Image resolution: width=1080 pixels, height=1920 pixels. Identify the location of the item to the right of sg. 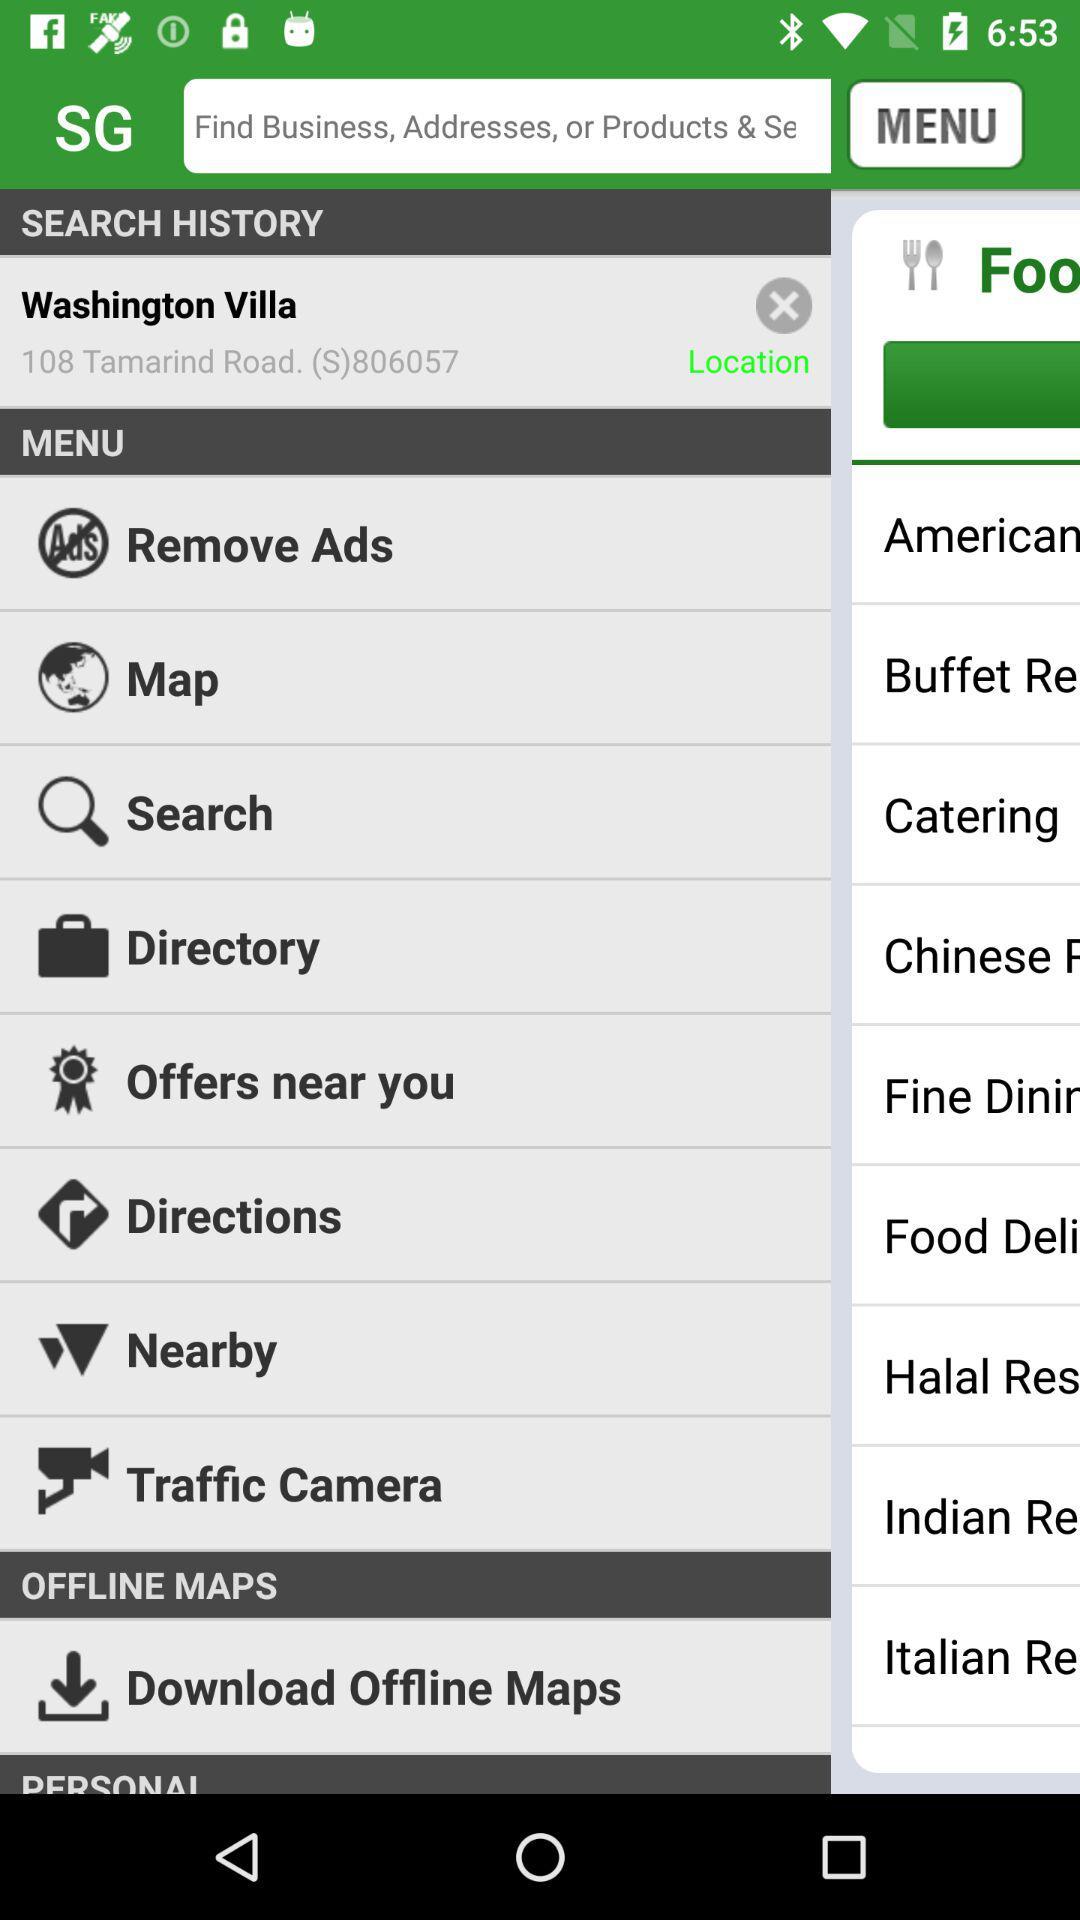
(521, 124).